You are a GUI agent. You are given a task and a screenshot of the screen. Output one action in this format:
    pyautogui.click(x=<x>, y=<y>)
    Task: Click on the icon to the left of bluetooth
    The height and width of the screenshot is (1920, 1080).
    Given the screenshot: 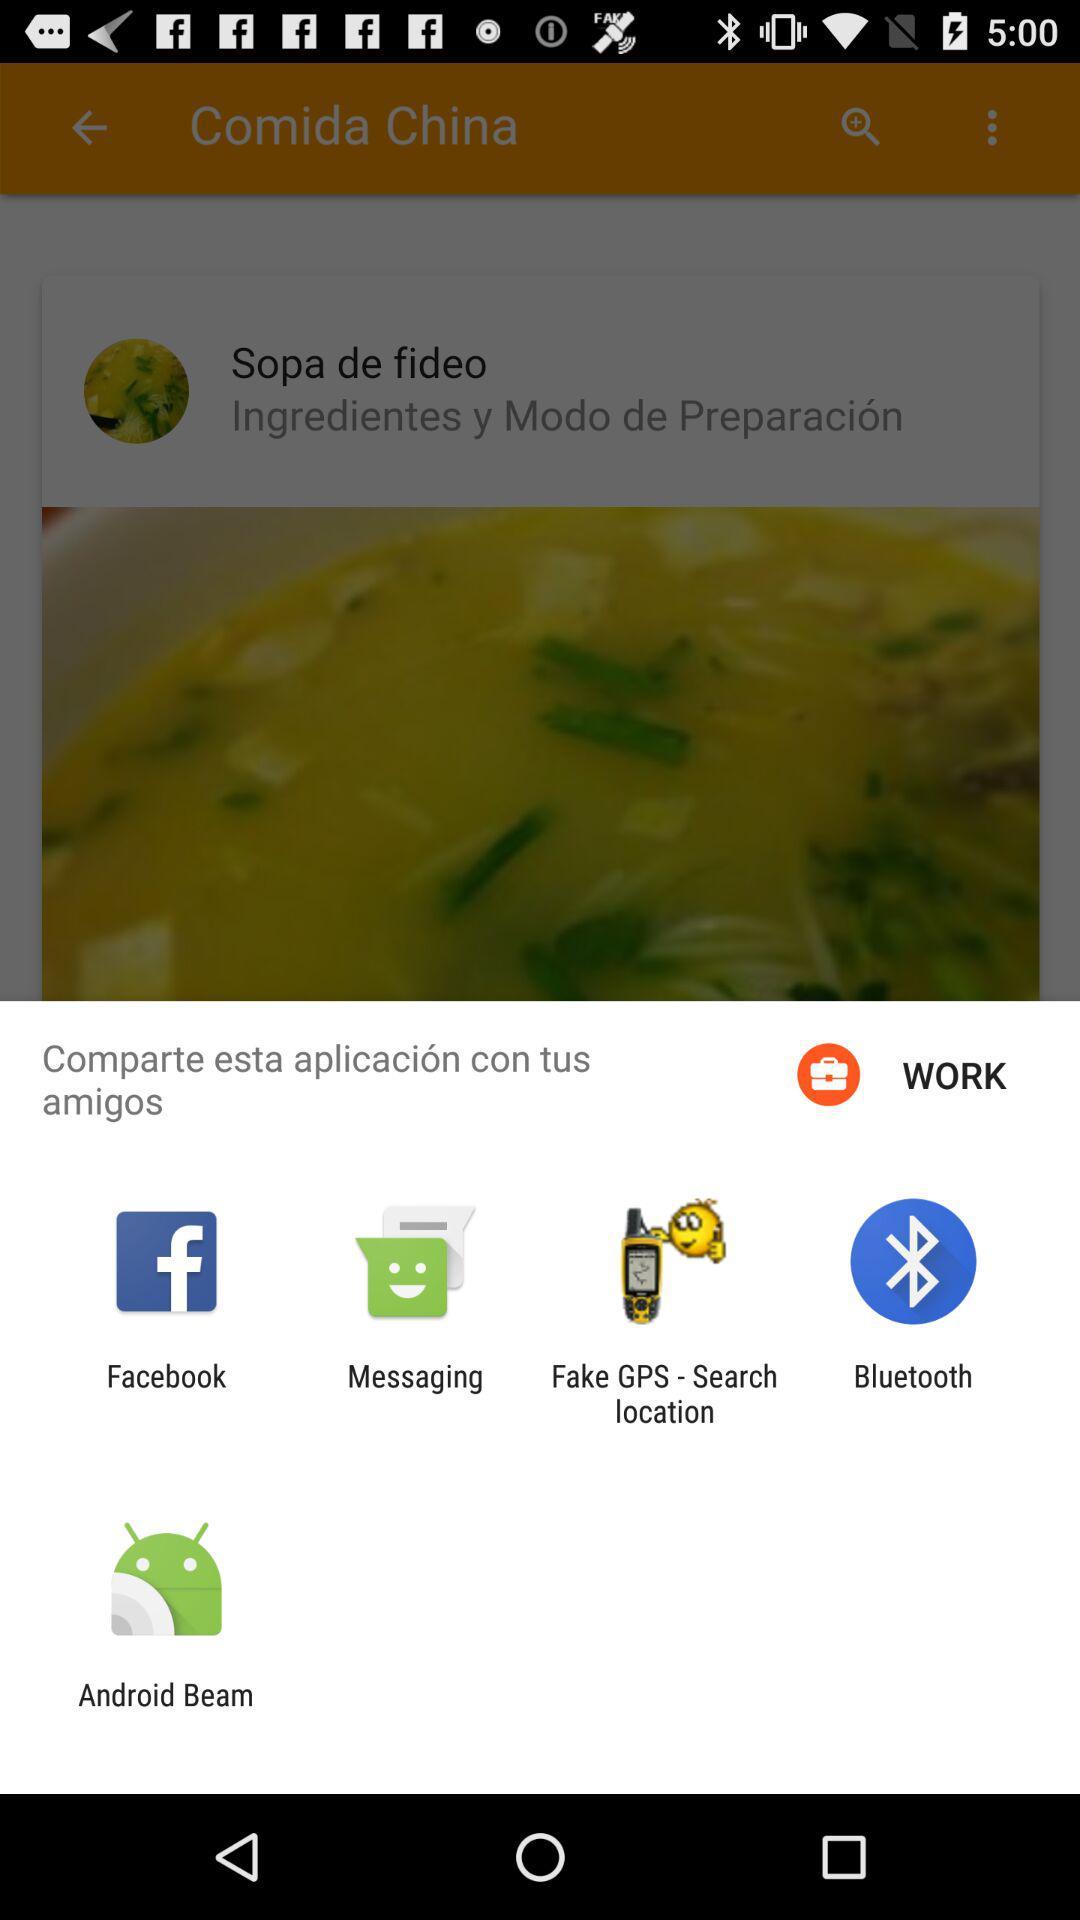 What is the action you would take?
    pyautogui.click(x=664, y=1392)
    